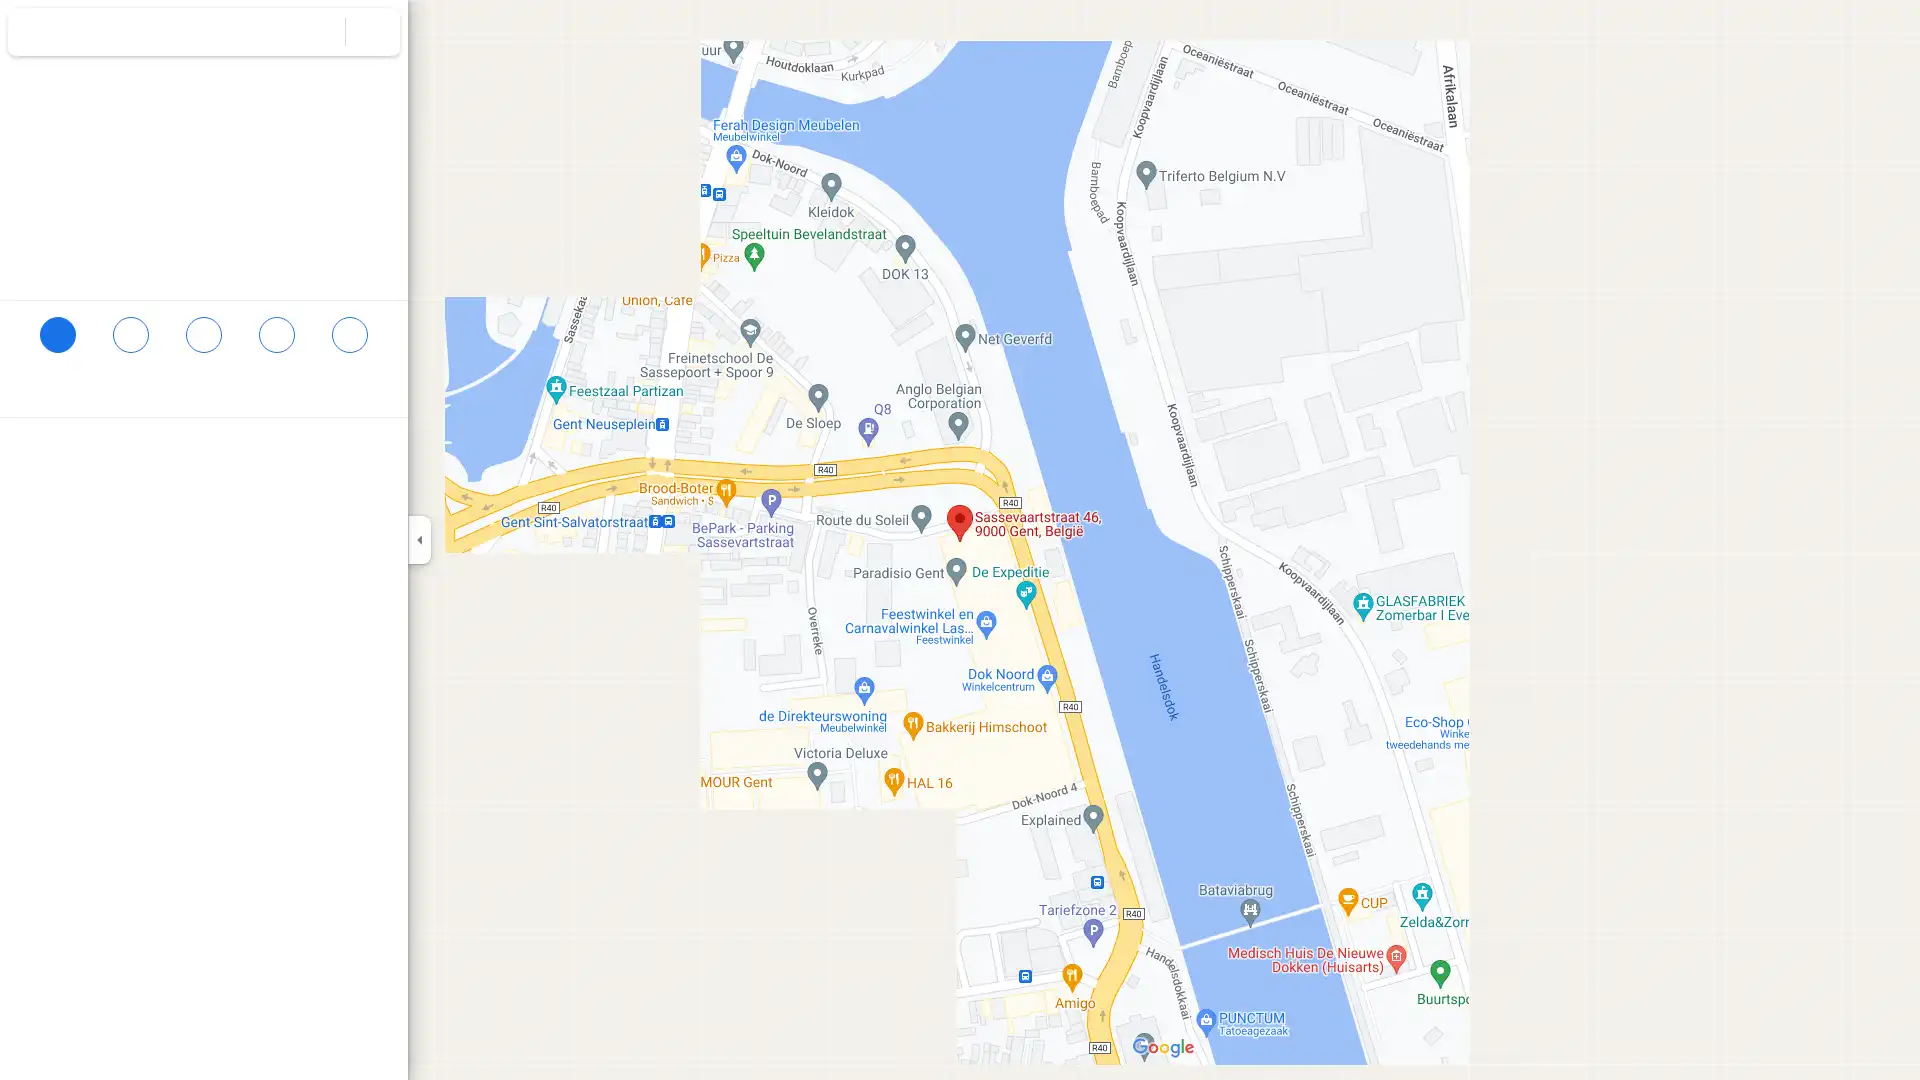 The height and width of the screenshot is (1080, 1920). What do you see at coordinates (370, 454) in the screenshot?
I see `Adres kopieren` at bounding box center [370, 454].